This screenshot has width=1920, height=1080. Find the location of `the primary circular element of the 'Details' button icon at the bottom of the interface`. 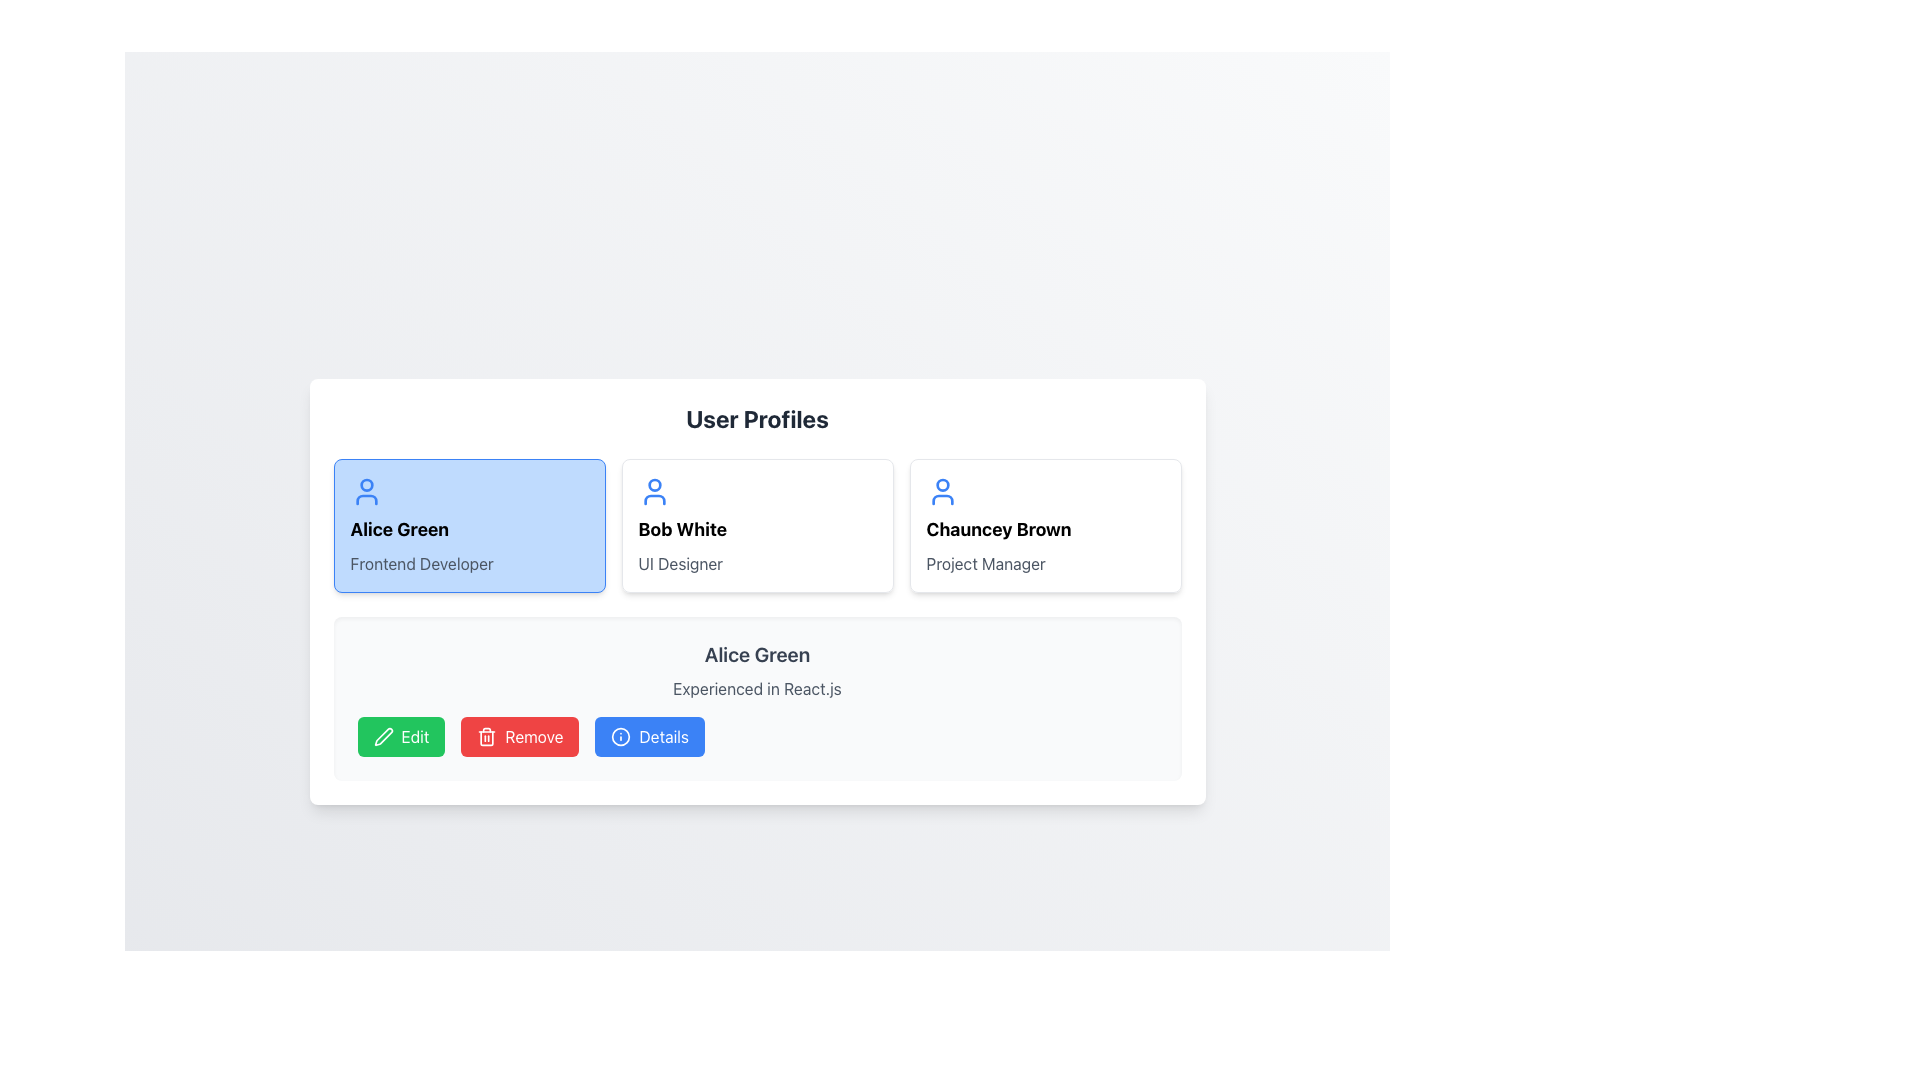

the primary circular element of the 'Details' button icon at the bottom of the interface is located at coordinates (620, 736).